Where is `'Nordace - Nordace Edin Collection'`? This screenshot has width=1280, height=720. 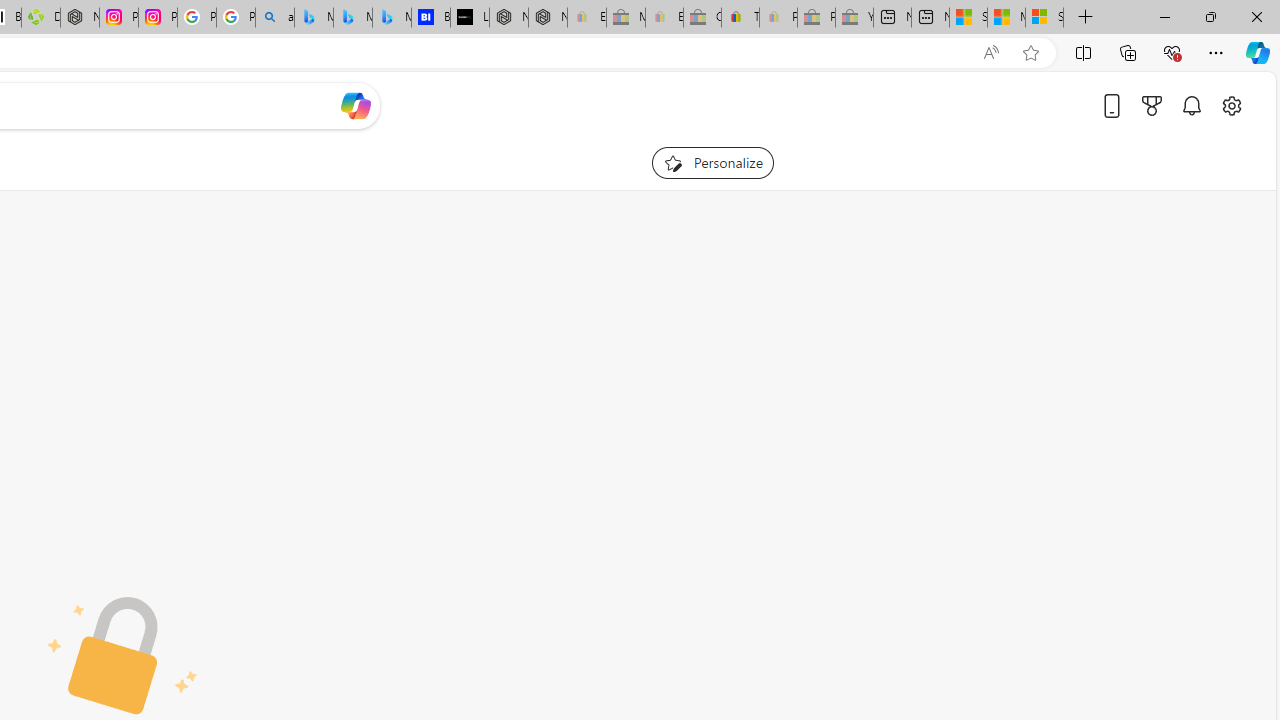 'Nordace - Nordace Edin Collection' is located at coordinates (80, 17).